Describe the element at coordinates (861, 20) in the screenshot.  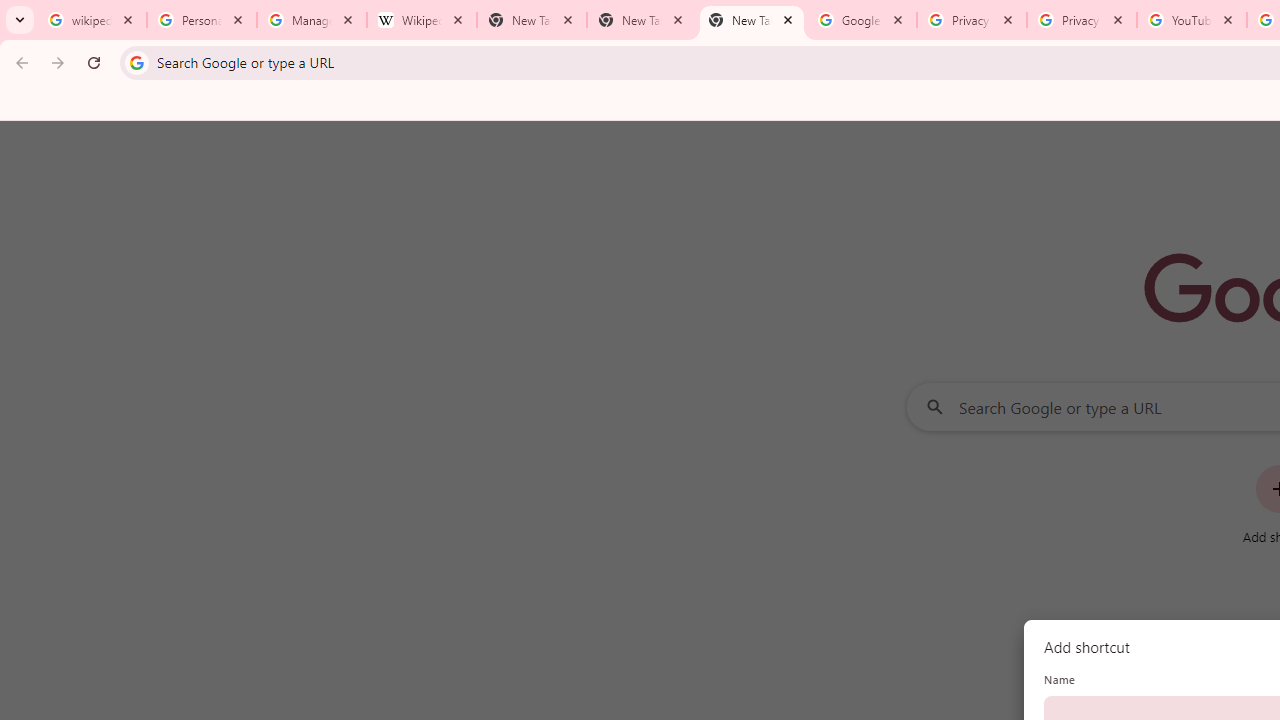
I see `'Google Drive: Sign-in'` at that location.